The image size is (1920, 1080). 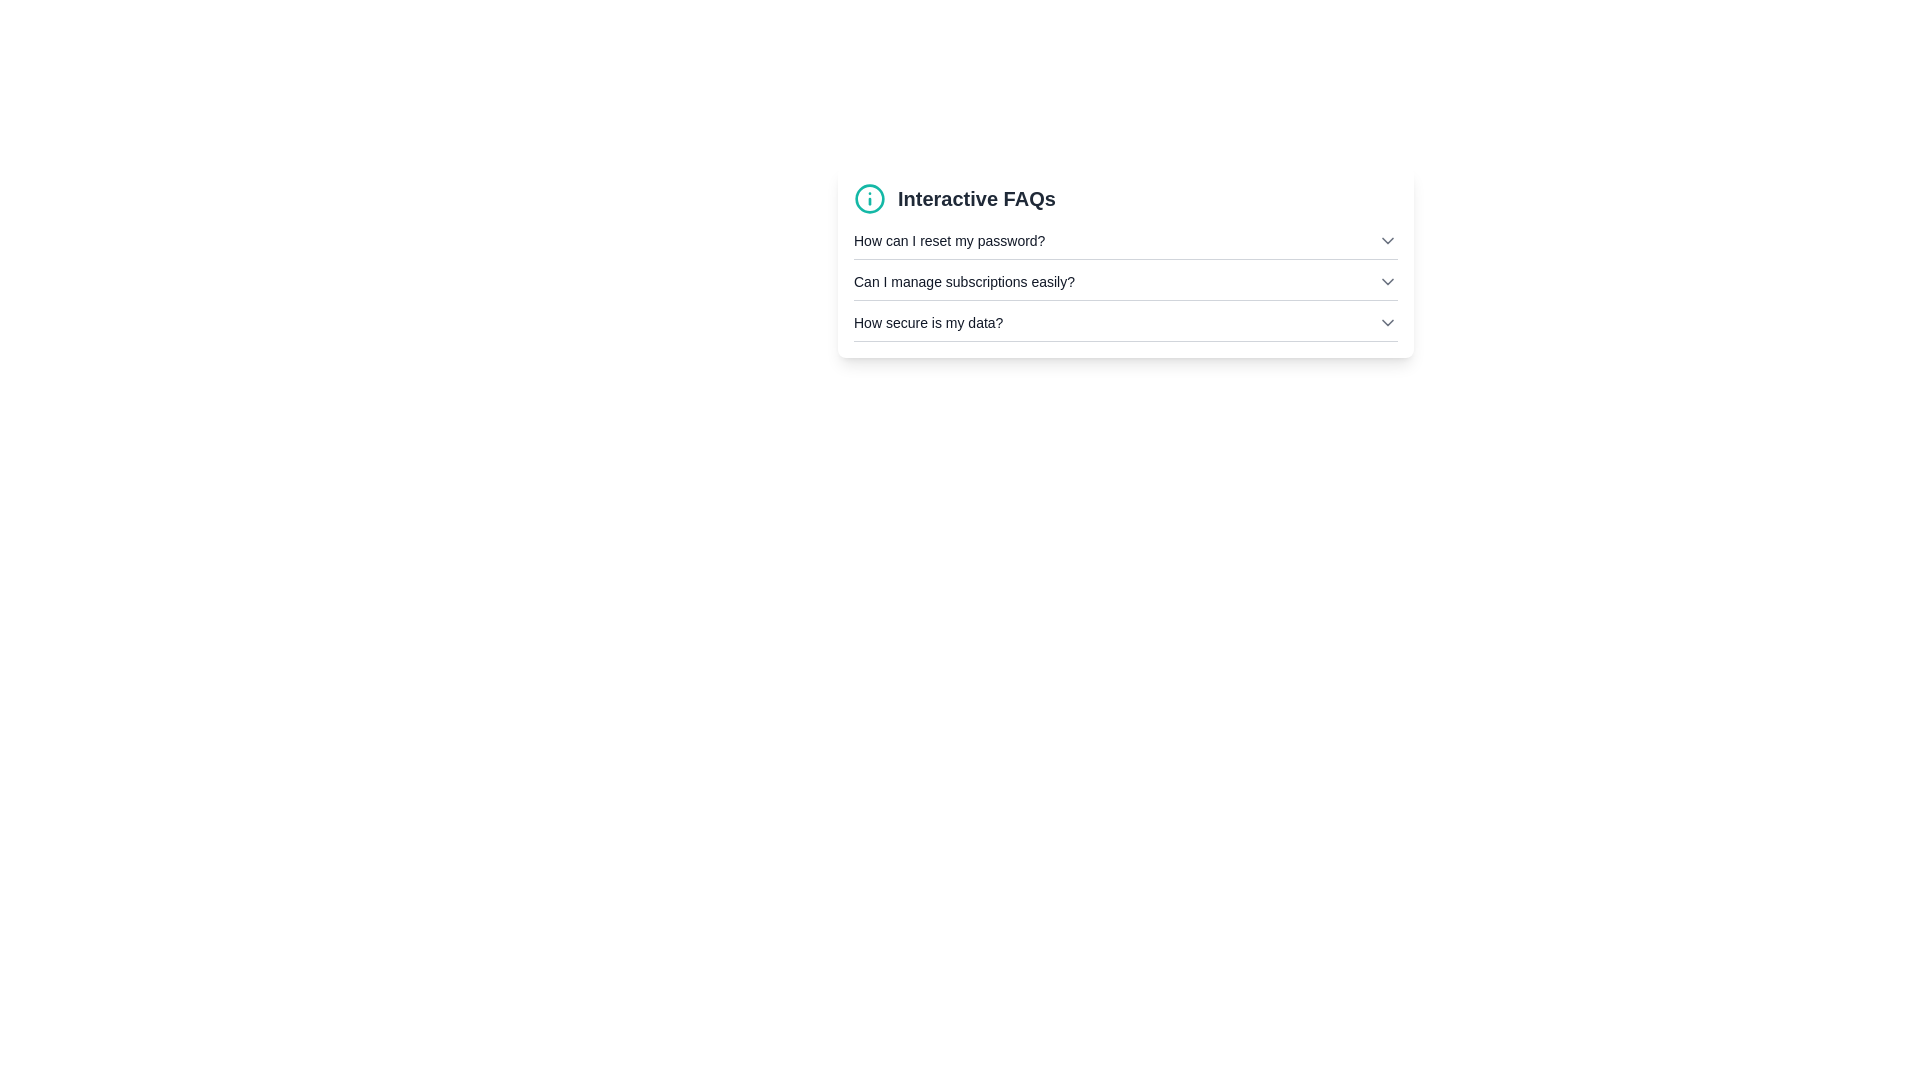 I want to click on text from the Text Label that serves as the title or header for the FAQ segment, located to the immediate right of the information icon at the top of the list of questions in the FAQ card section, so click(x=976, y=199).